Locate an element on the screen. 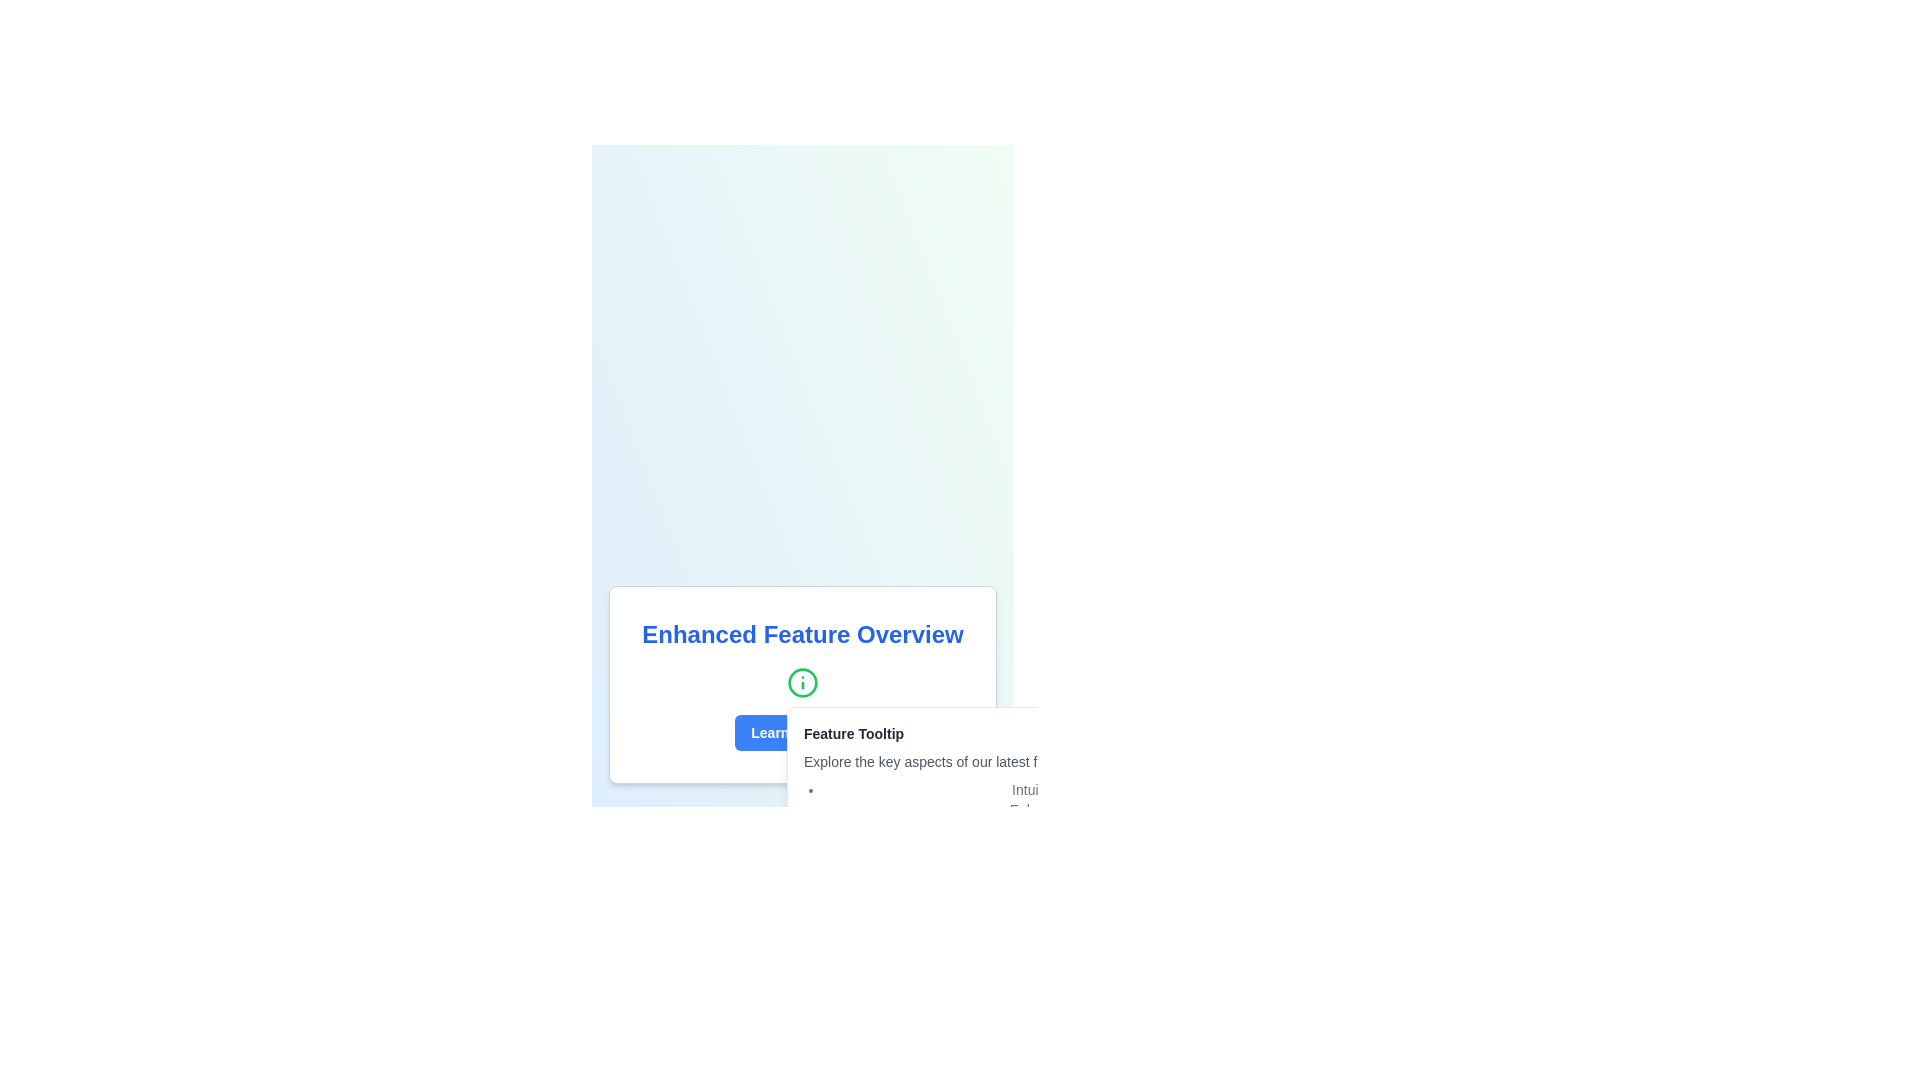 Image resolution: width=1920 pixels, height=1080 pixels. the Tooltip graphical marker that assists in pointing to or highlighting specific content, located directly below the heading 'Enhanced Feature Overview' is located at coordinates (802, 684).